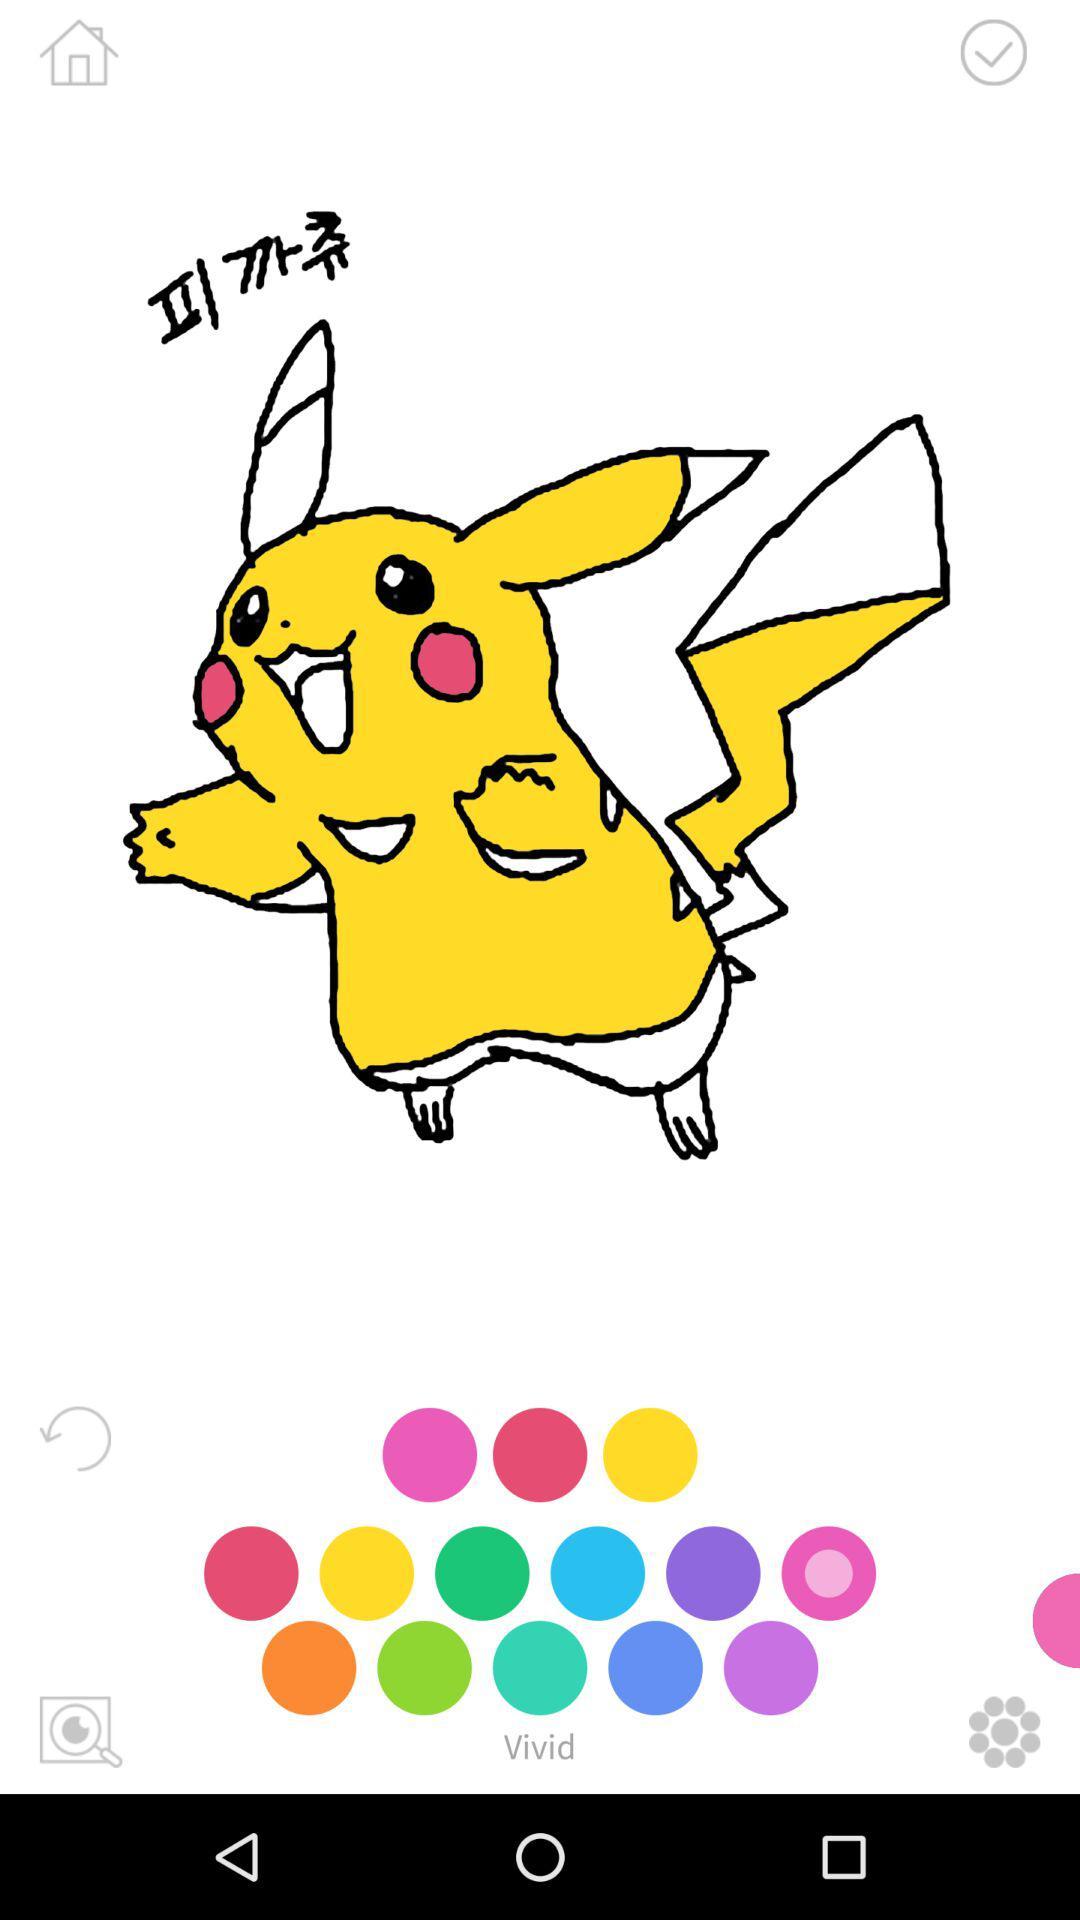 Image resolution: width=1080 pixels, height=1920 pixels. I want to click on autofill drawing, so click(80, 1731).